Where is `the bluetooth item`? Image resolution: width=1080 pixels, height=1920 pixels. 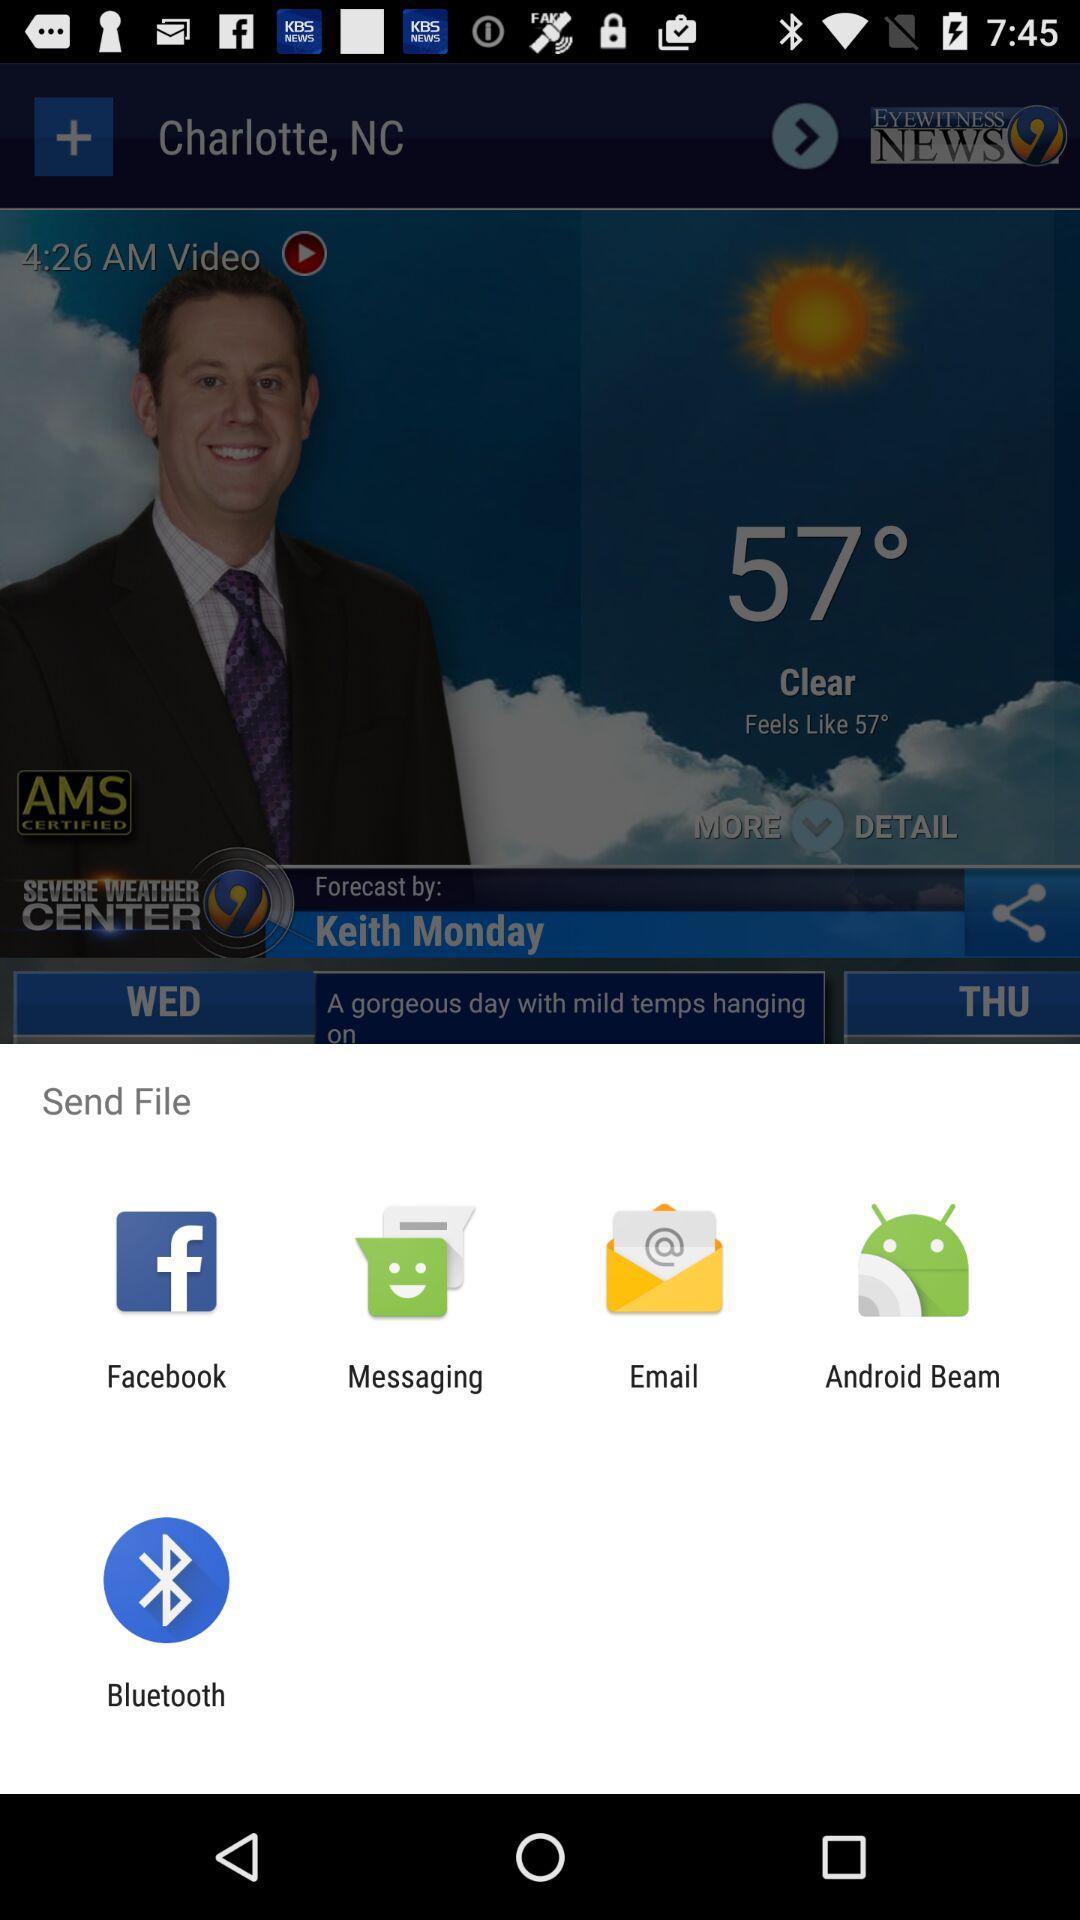 the bluetooth item is located at coordinates (165, 1711).